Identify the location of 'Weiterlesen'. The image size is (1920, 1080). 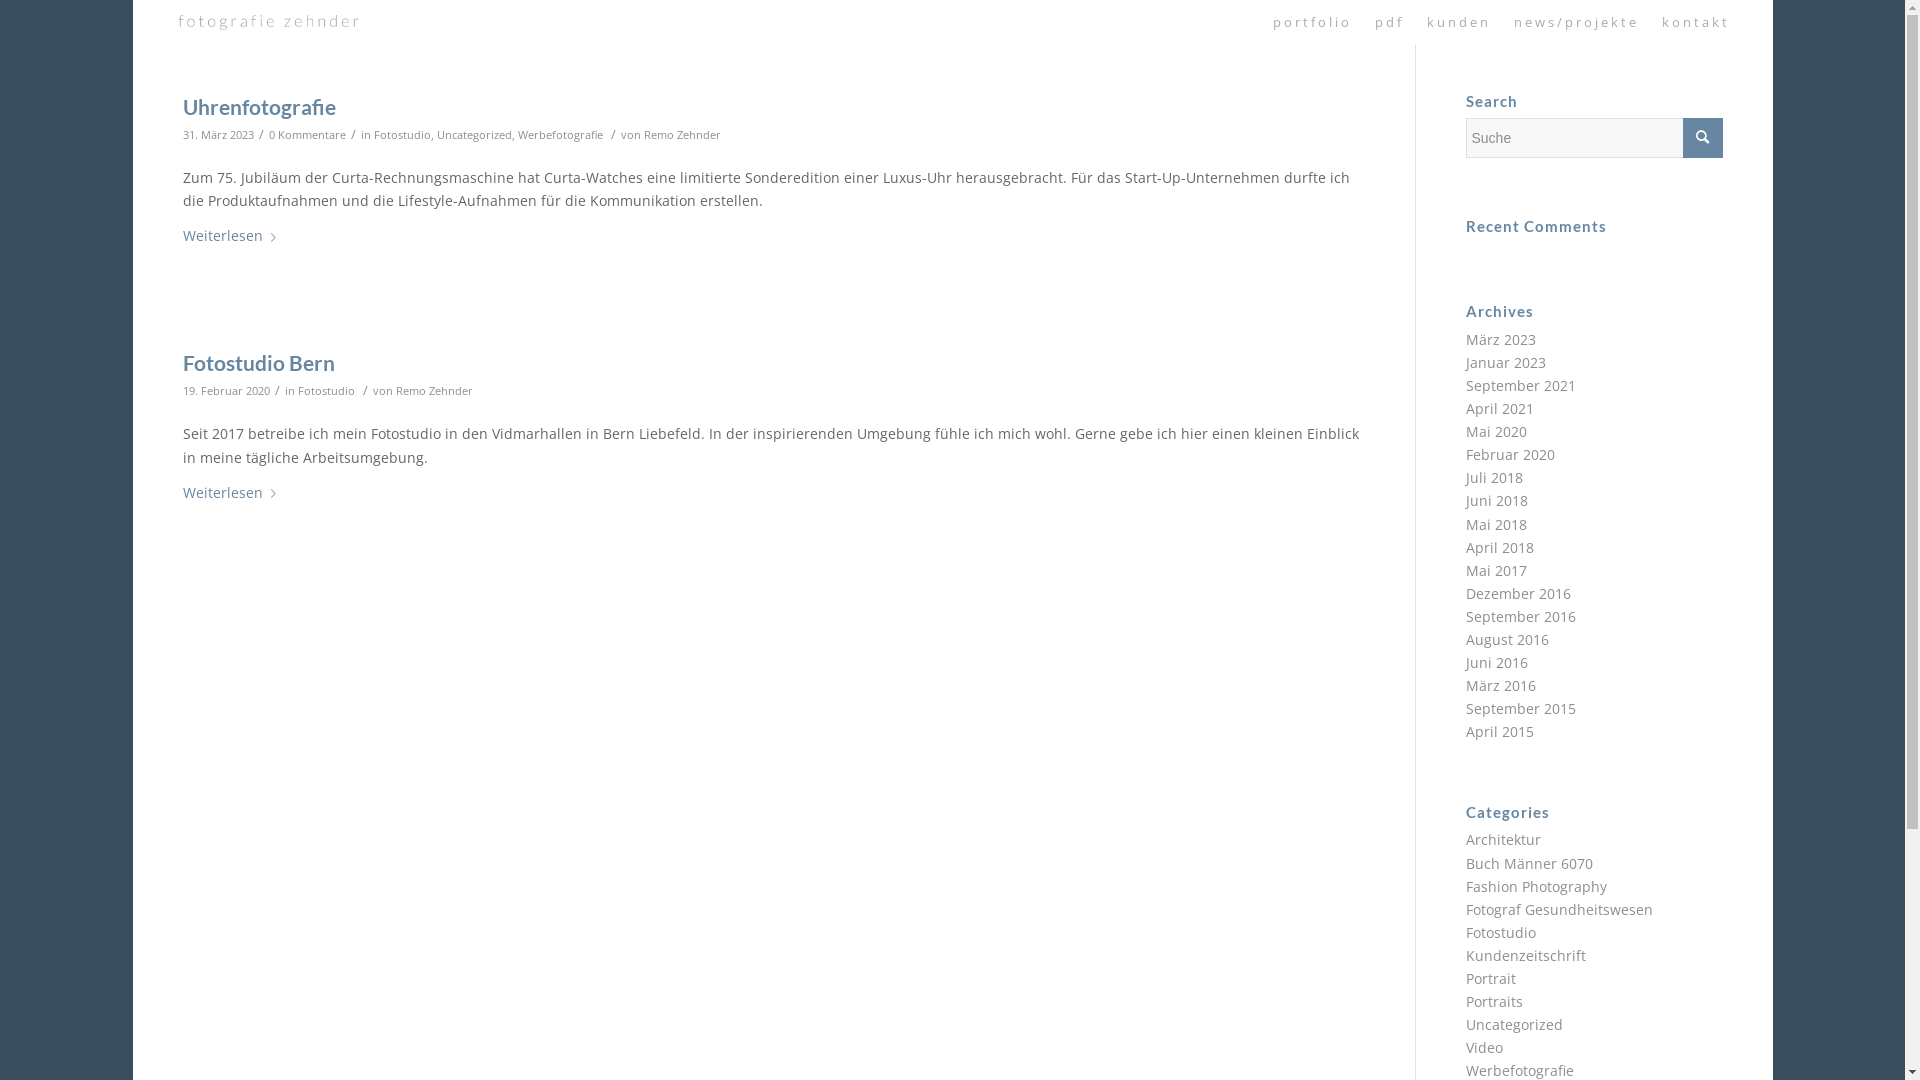
(232, 235).